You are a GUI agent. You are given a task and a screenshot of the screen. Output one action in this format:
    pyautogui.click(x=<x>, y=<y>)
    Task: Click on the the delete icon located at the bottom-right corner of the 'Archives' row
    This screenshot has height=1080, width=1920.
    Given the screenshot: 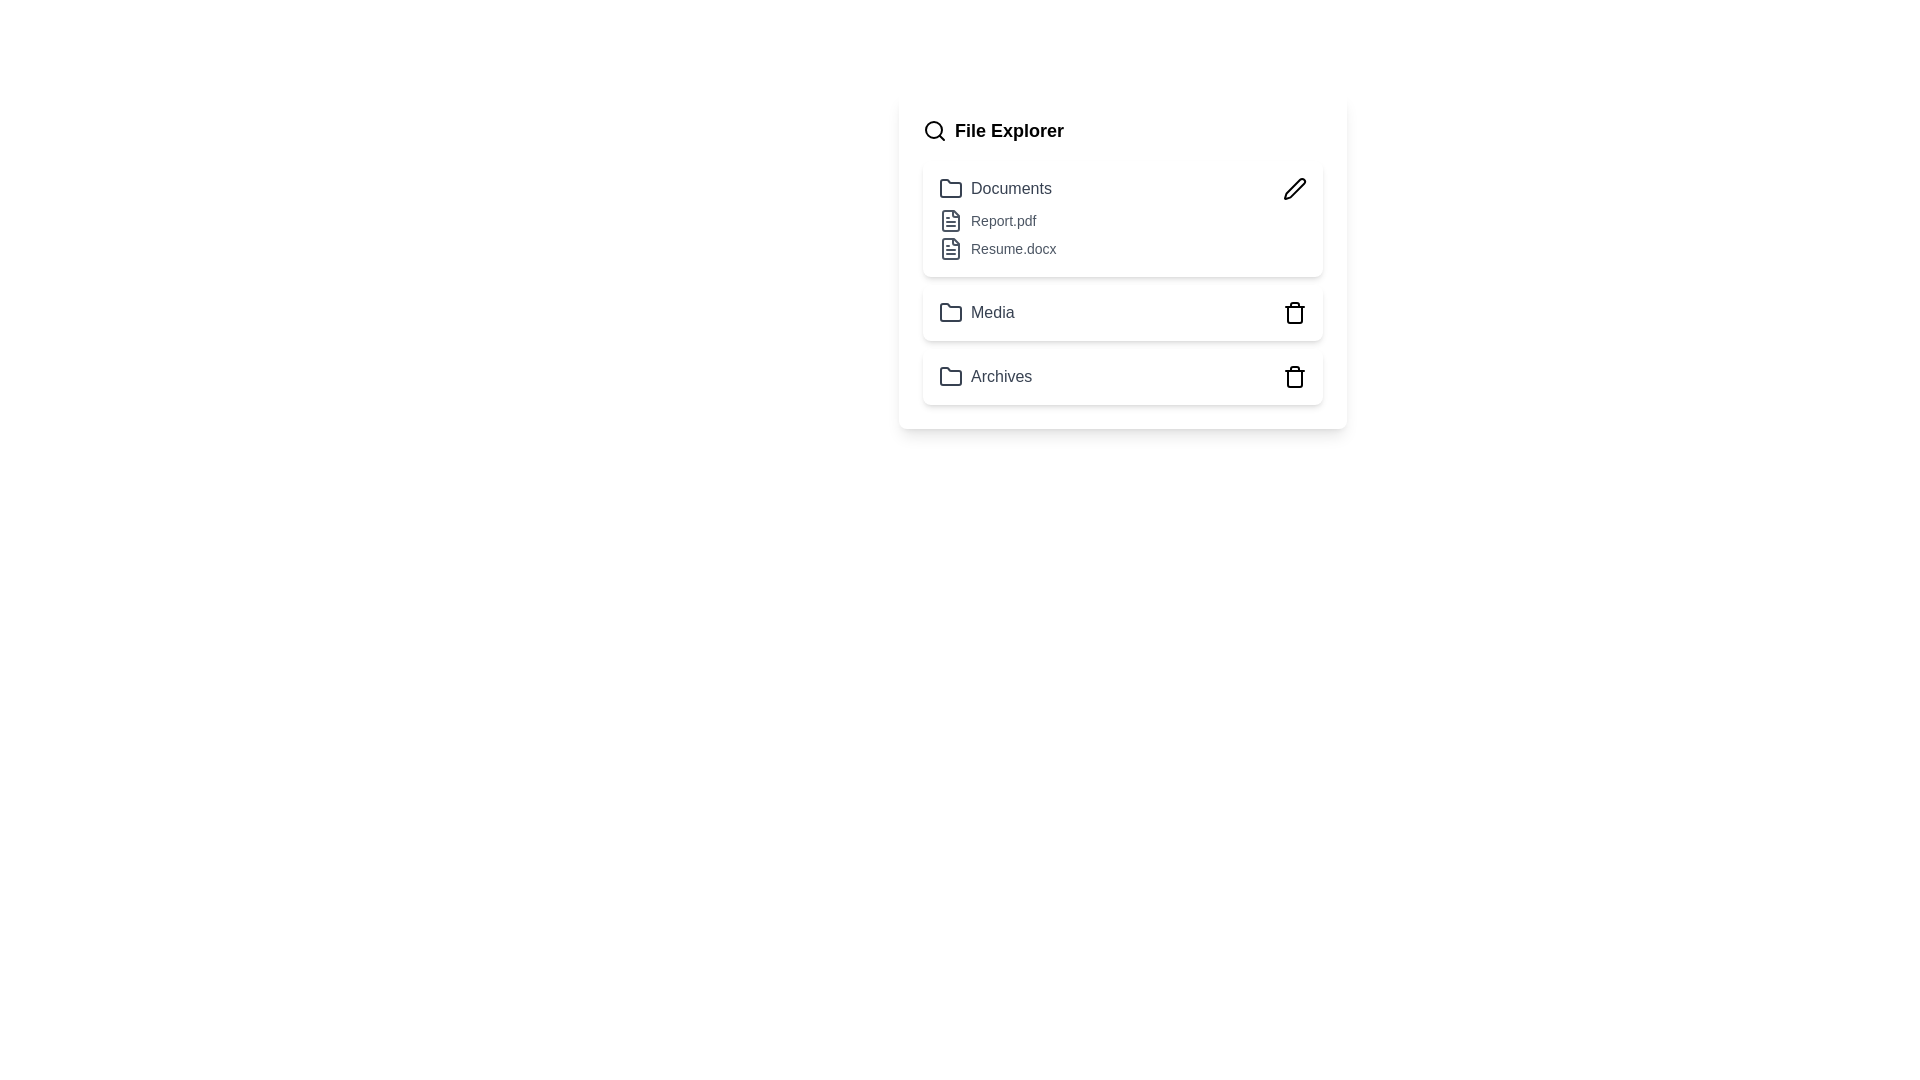 What is the action you would take?
    pyautogui.click(x=1295, y=377)
    